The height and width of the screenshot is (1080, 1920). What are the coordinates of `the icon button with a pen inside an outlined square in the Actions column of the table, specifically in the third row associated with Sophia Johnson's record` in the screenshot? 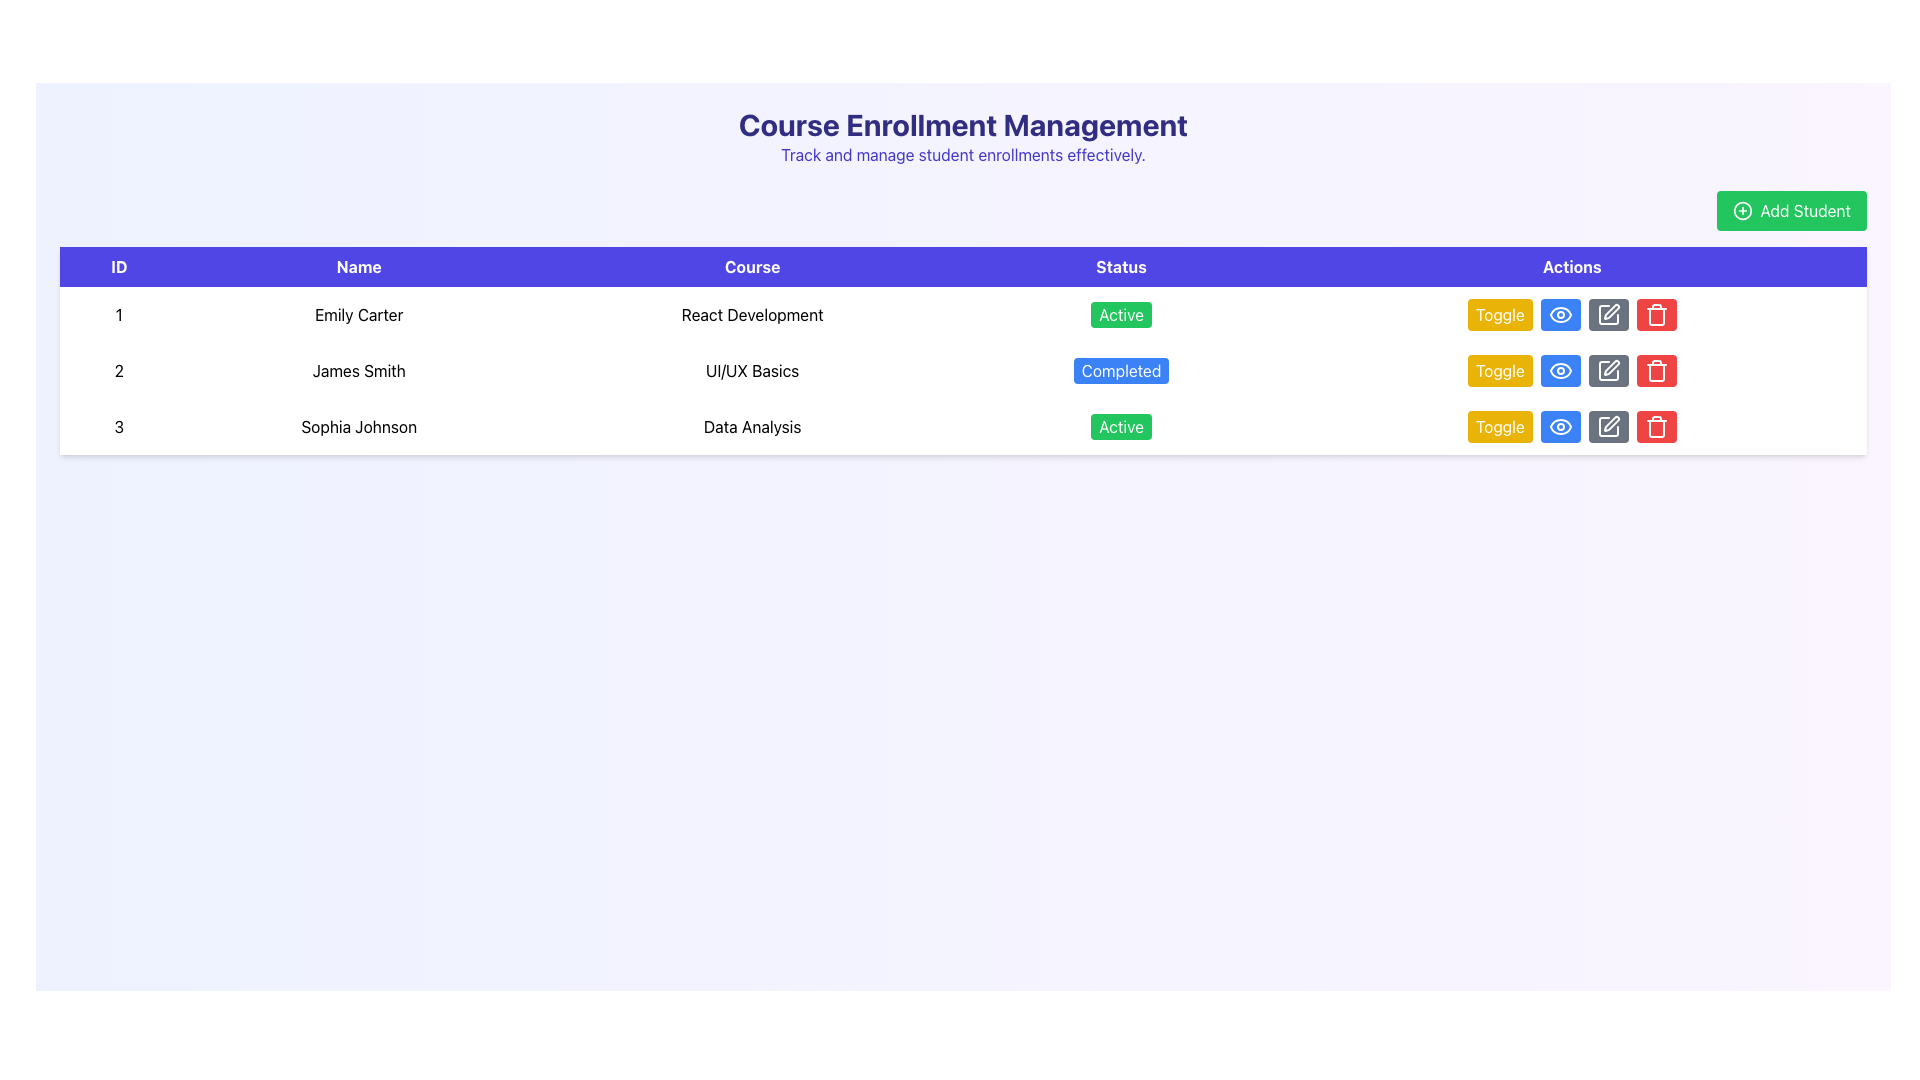 It's located at (1608, 315).